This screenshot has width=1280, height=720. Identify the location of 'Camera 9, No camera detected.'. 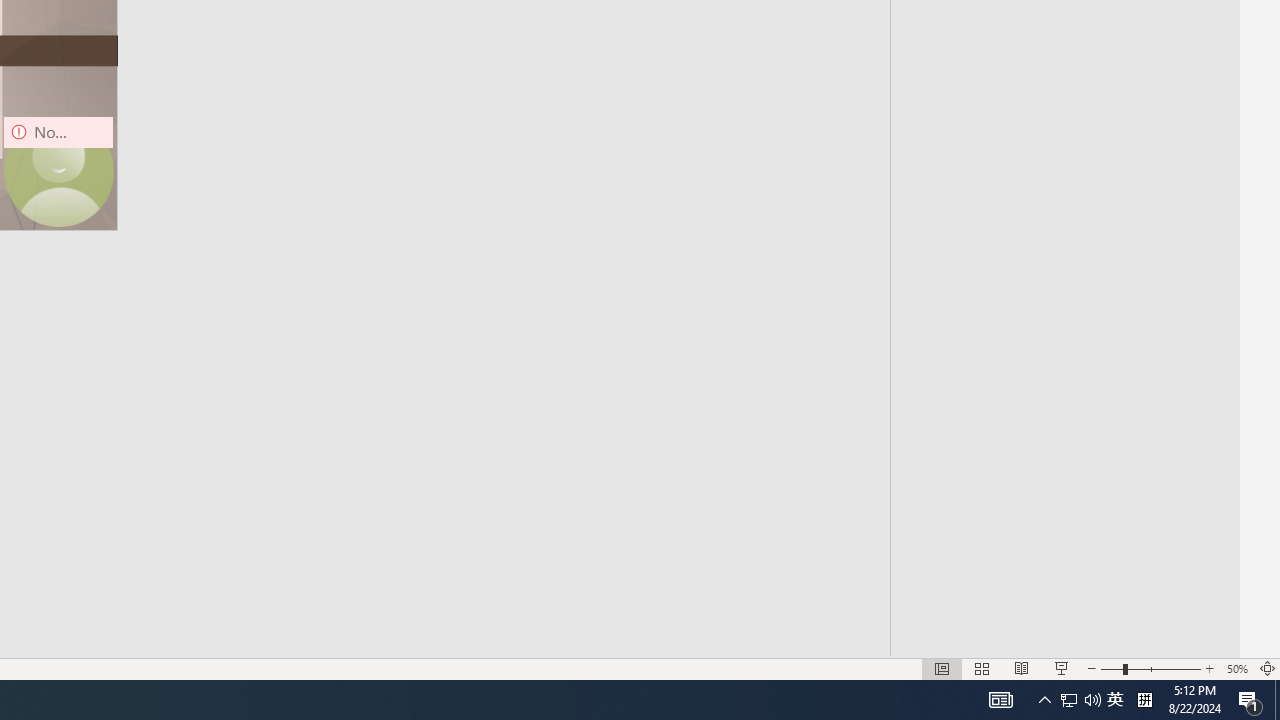
(58, 170).